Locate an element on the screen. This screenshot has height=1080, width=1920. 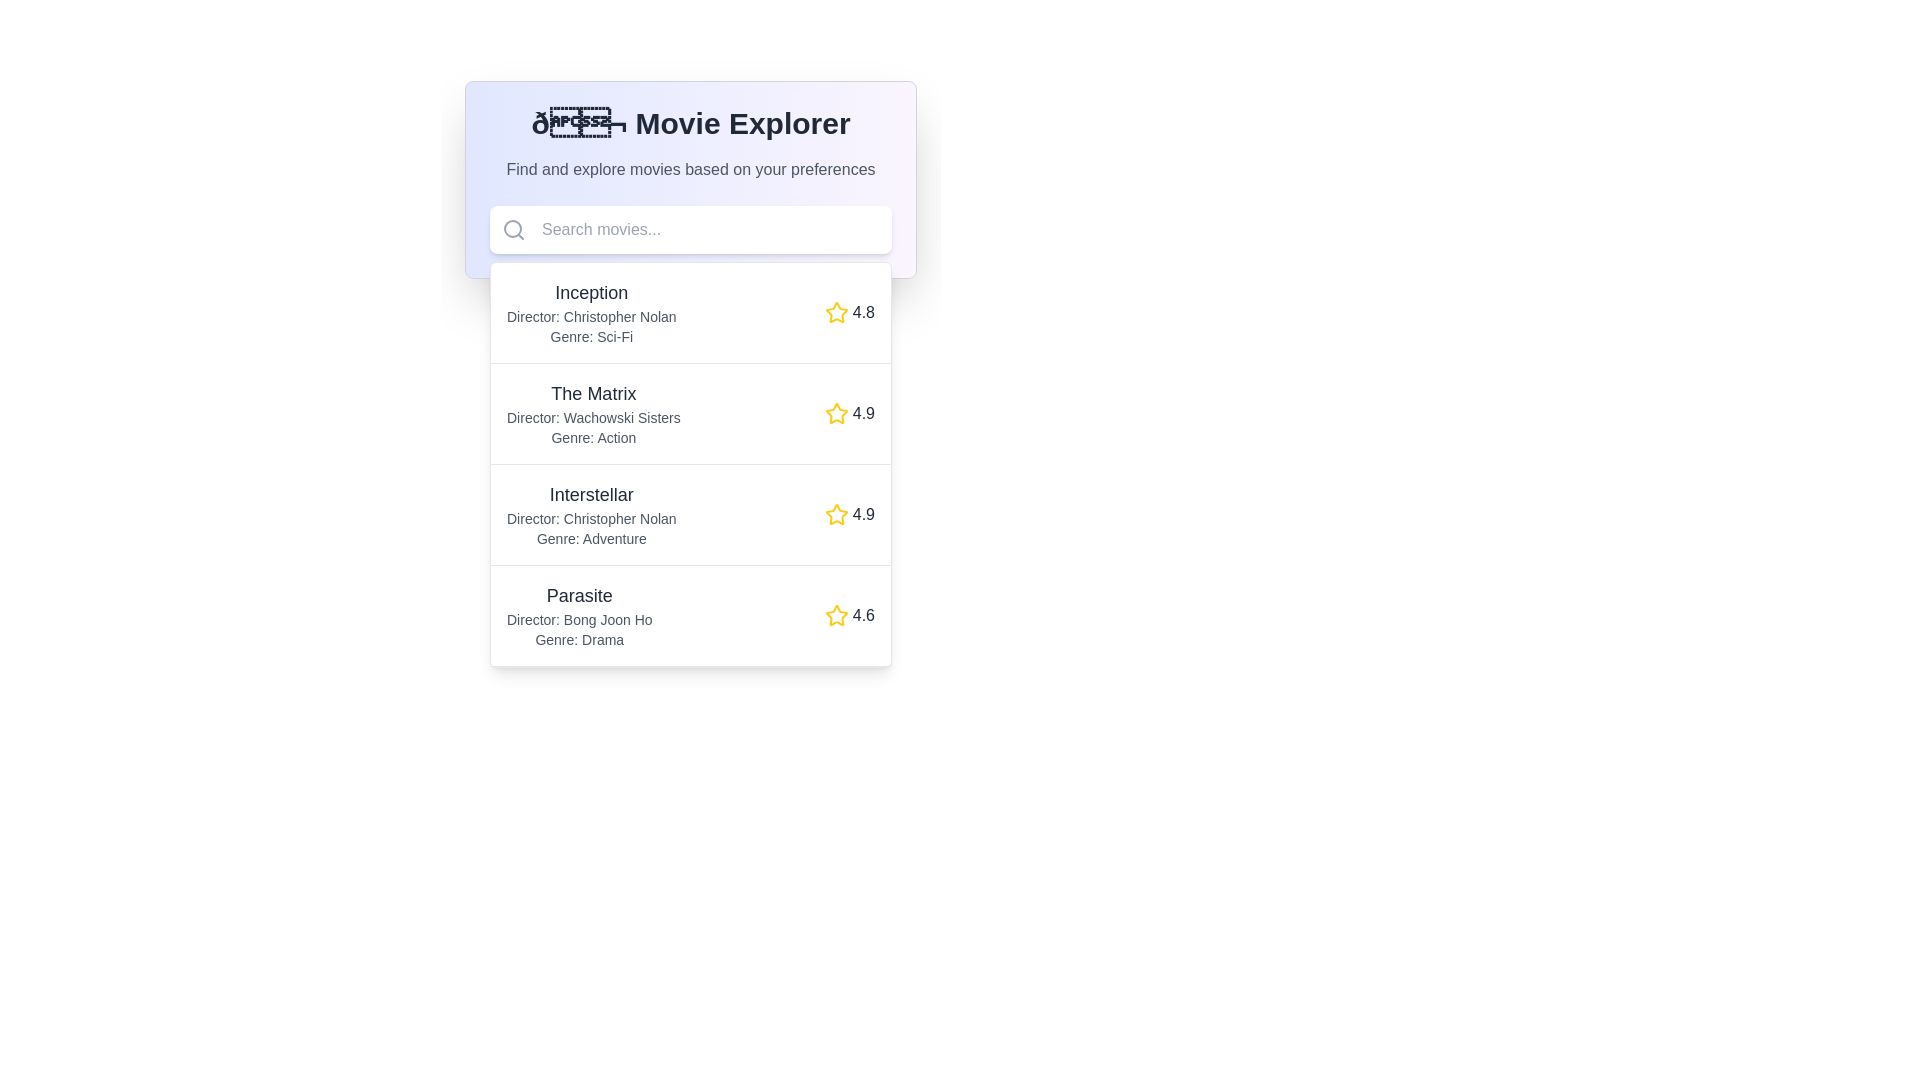
the rating displayed as a yellow star icon with the number '4.9' in bold text, located at the bottom-right corner of 'The Matrix' movie entry panel is located at coordinates (849, 412).